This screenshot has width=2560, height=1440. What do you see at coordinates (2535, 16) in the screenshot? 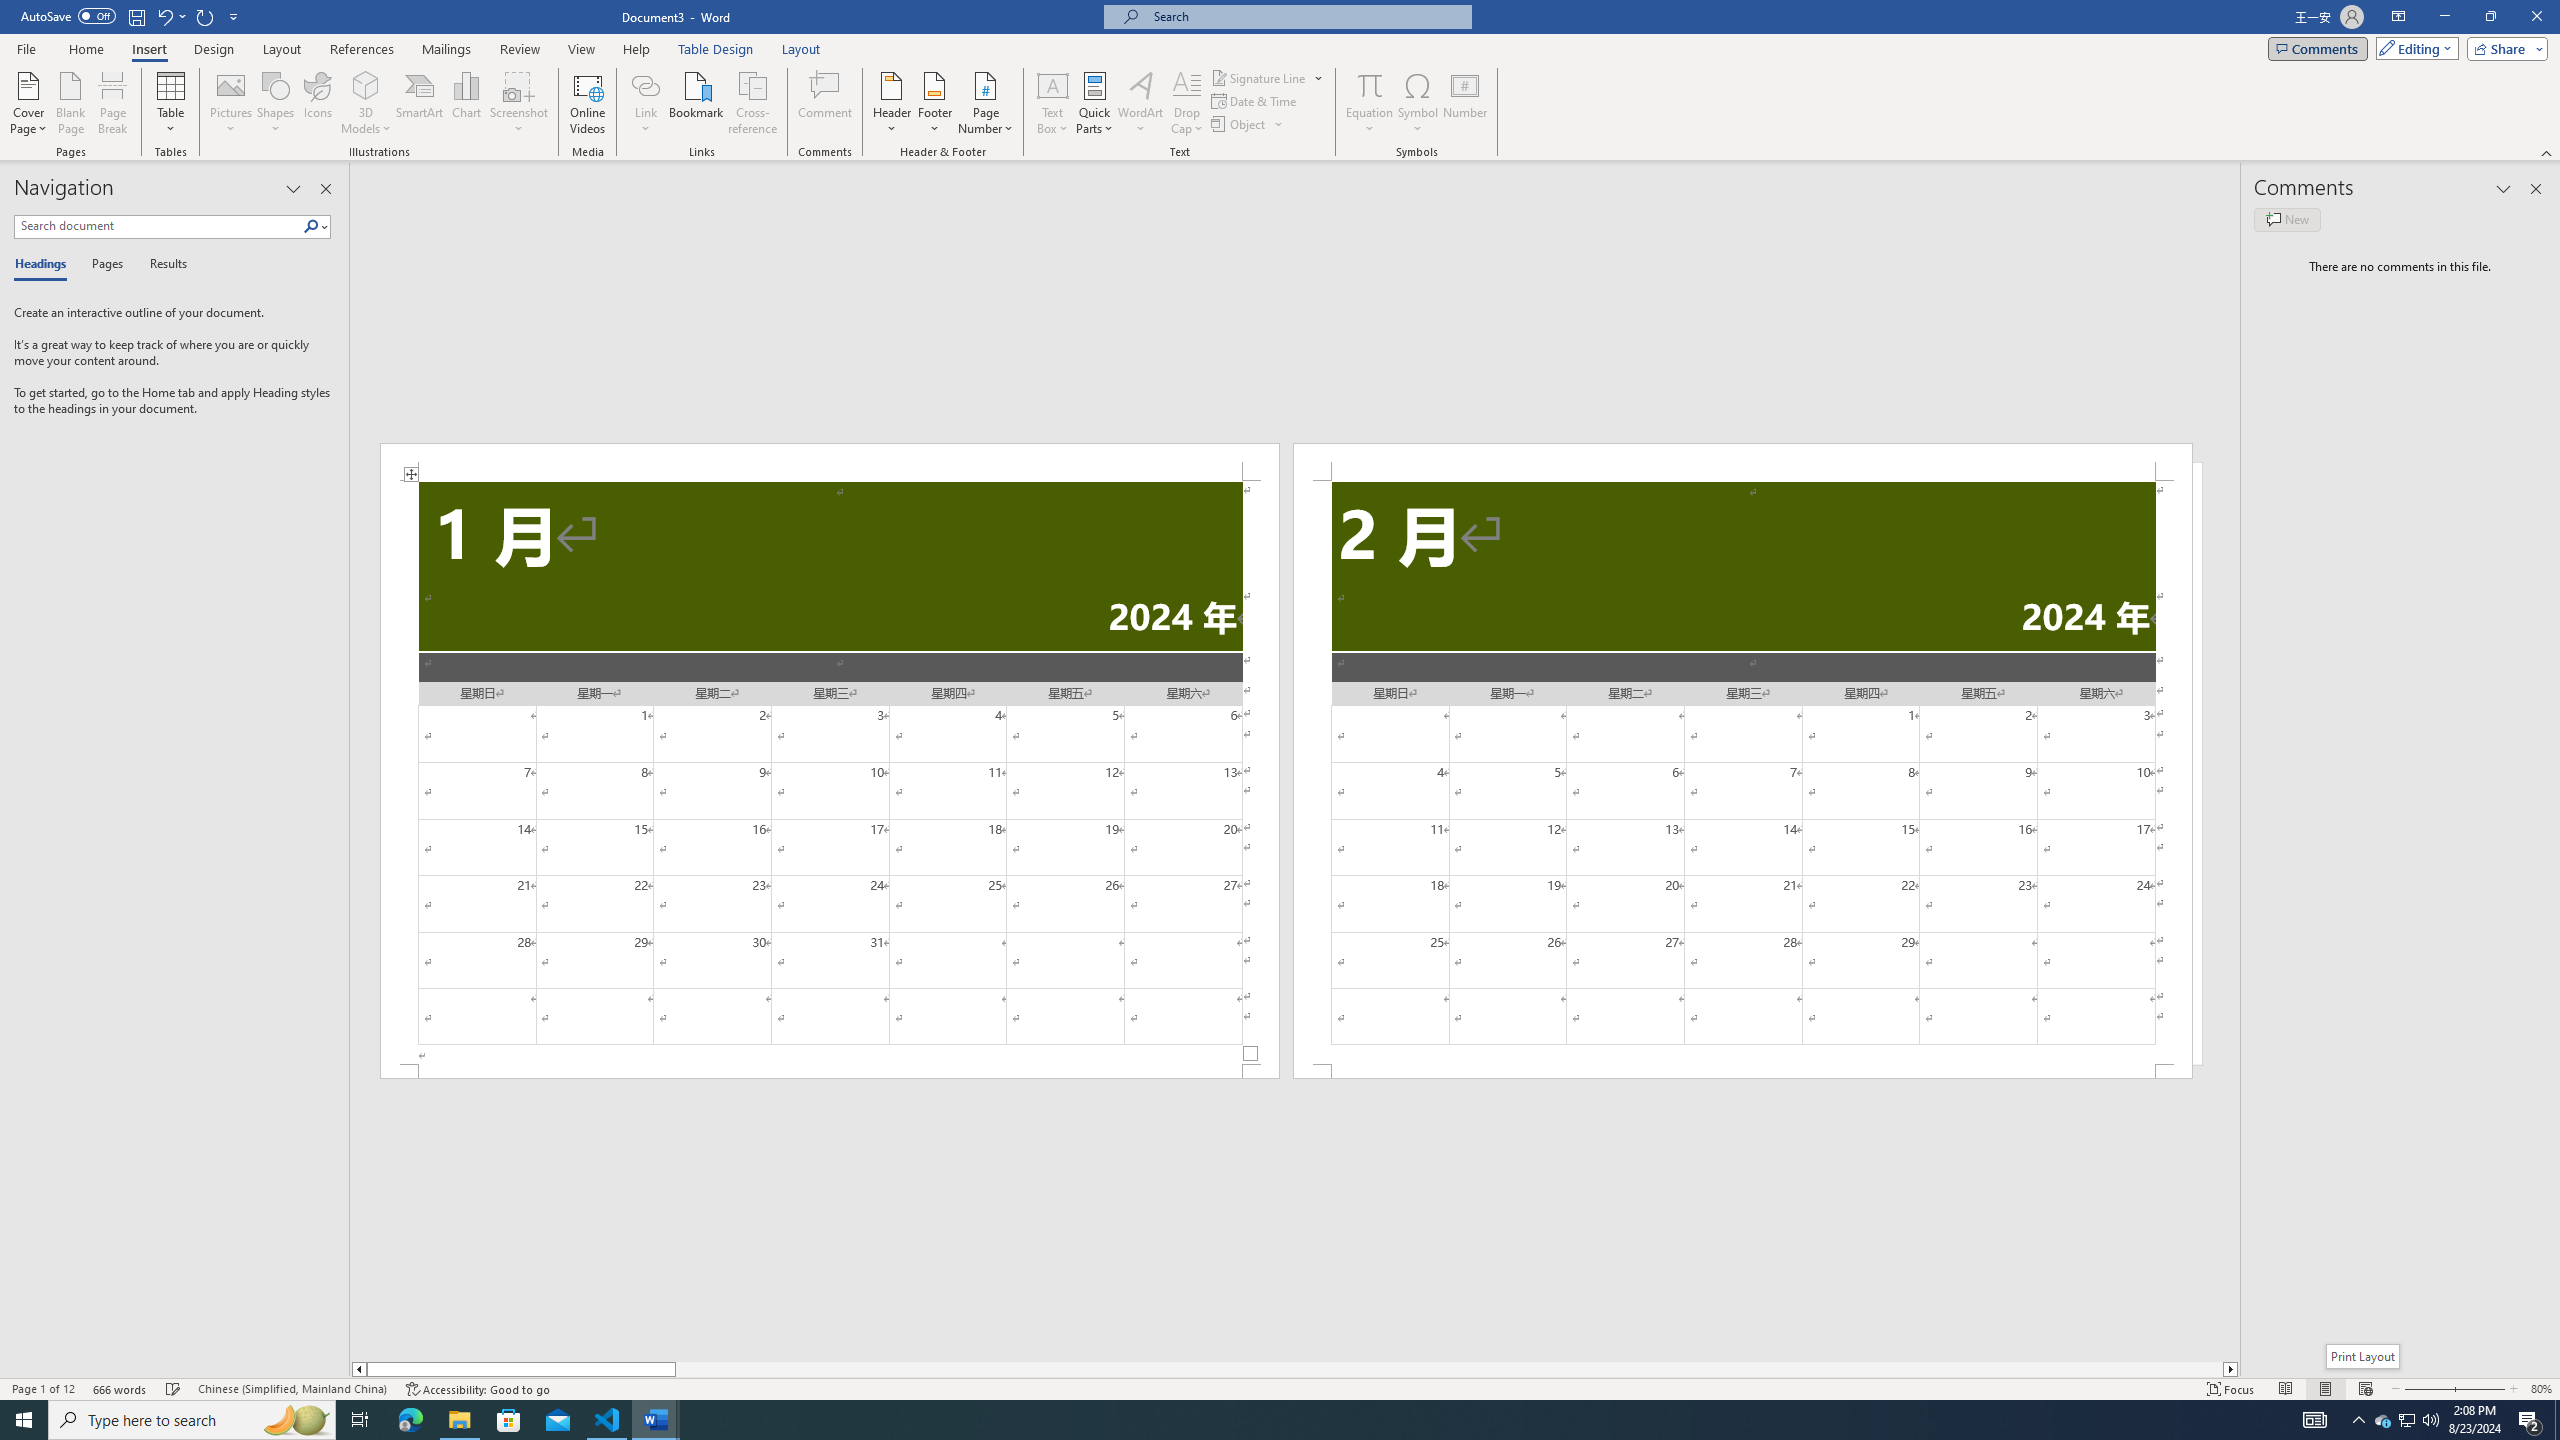
I see `'Close'` at bounding box center [2535, 16].